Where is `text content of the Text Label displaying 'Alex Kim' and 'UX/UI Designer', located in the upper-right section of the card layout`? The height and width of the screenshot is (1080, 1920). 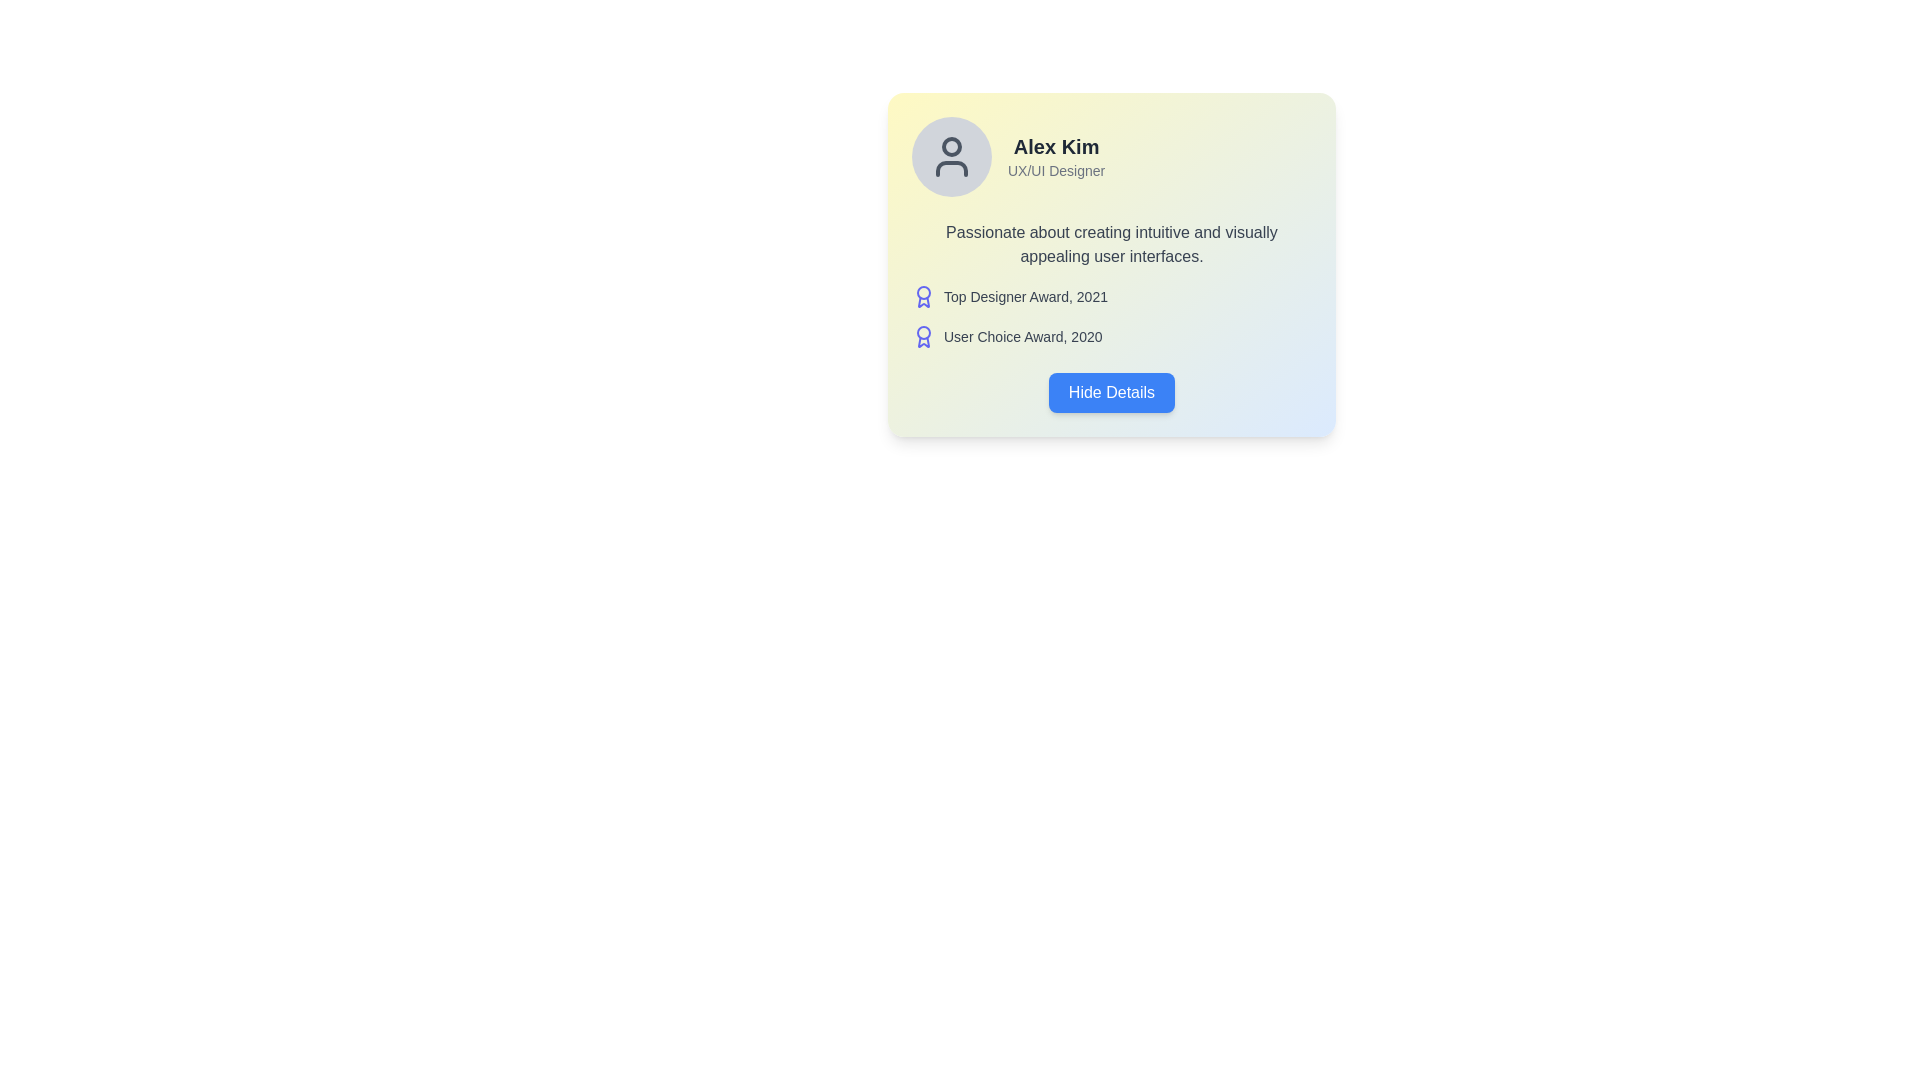
text content of the Text Label displaying 'Alex Kim' and 'UX/UI Designer', located in the upper-right section of the card layout is located at coordinates (1055, 156).